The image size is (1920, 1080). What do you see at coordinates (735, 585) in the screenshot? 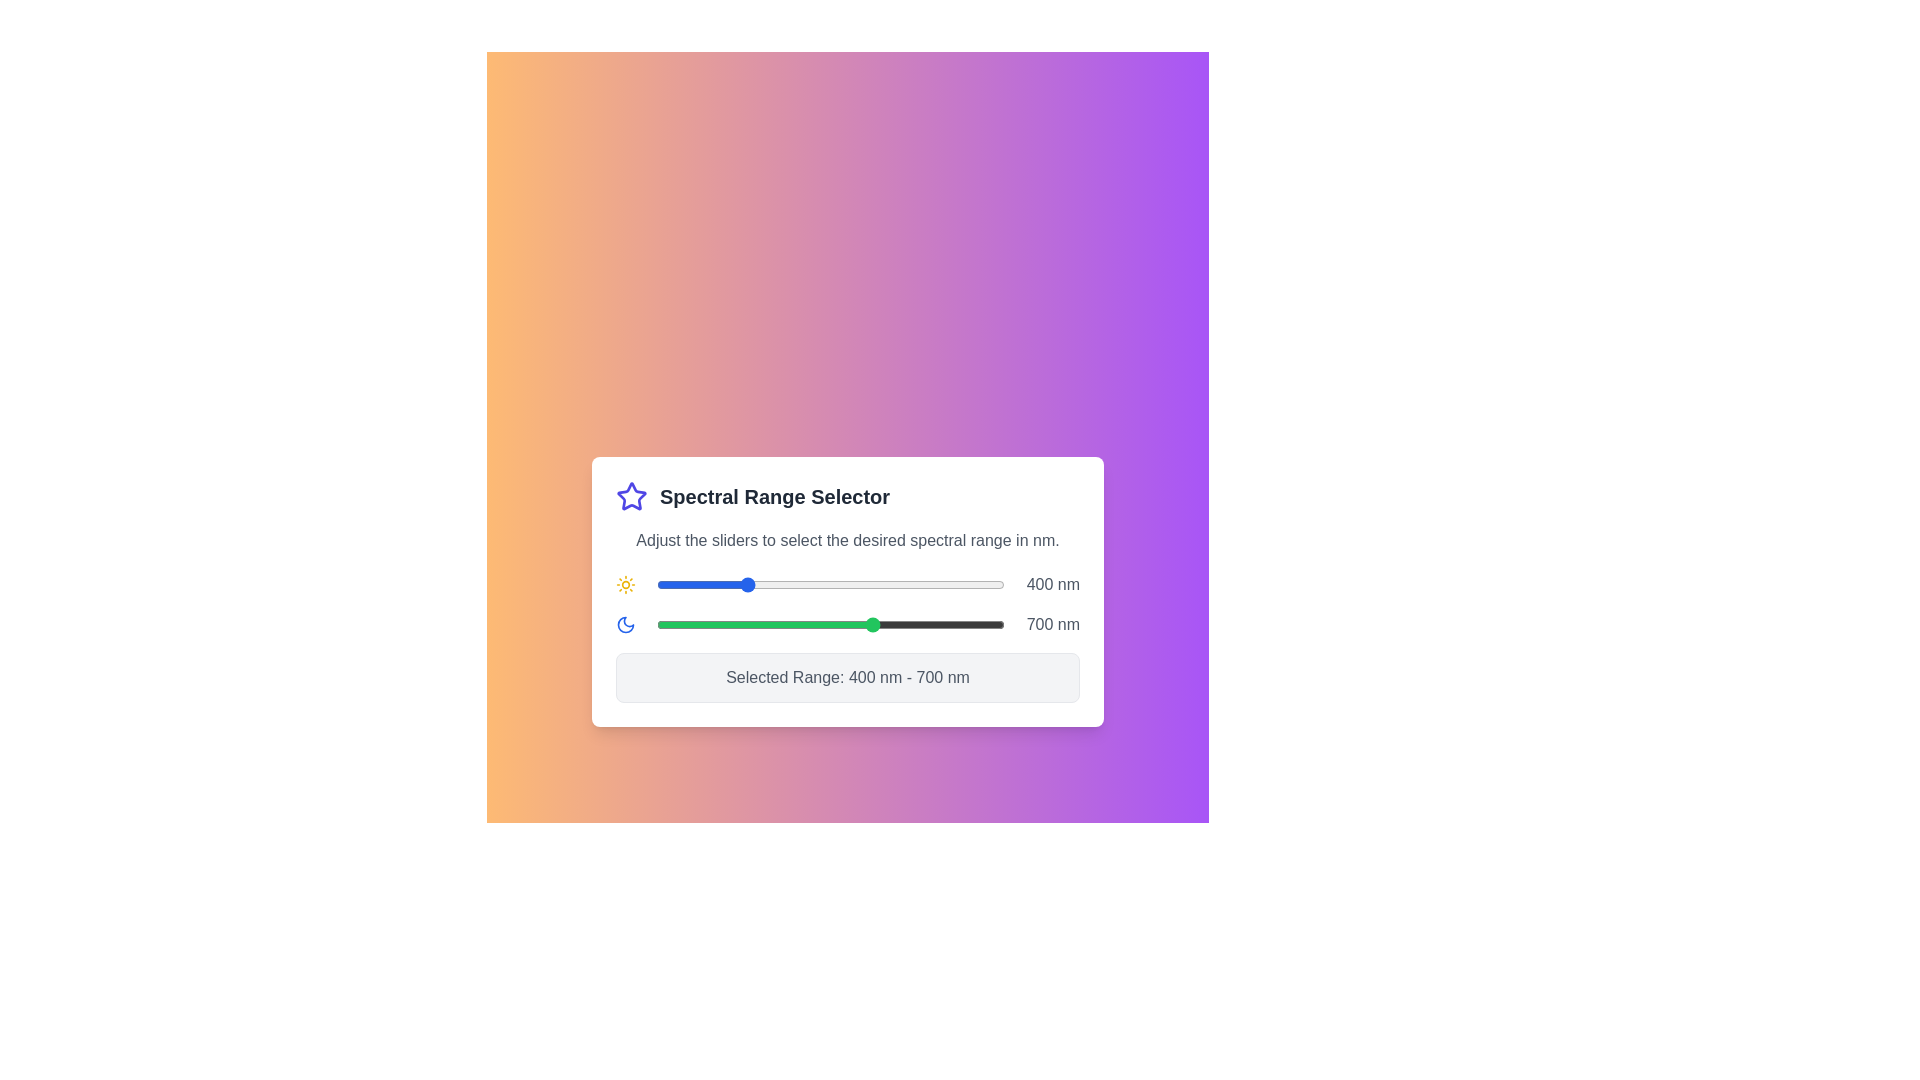
I see `the start slider to set the lower limit of the spectral range to 381 nm` at bounding box center [735, 585].